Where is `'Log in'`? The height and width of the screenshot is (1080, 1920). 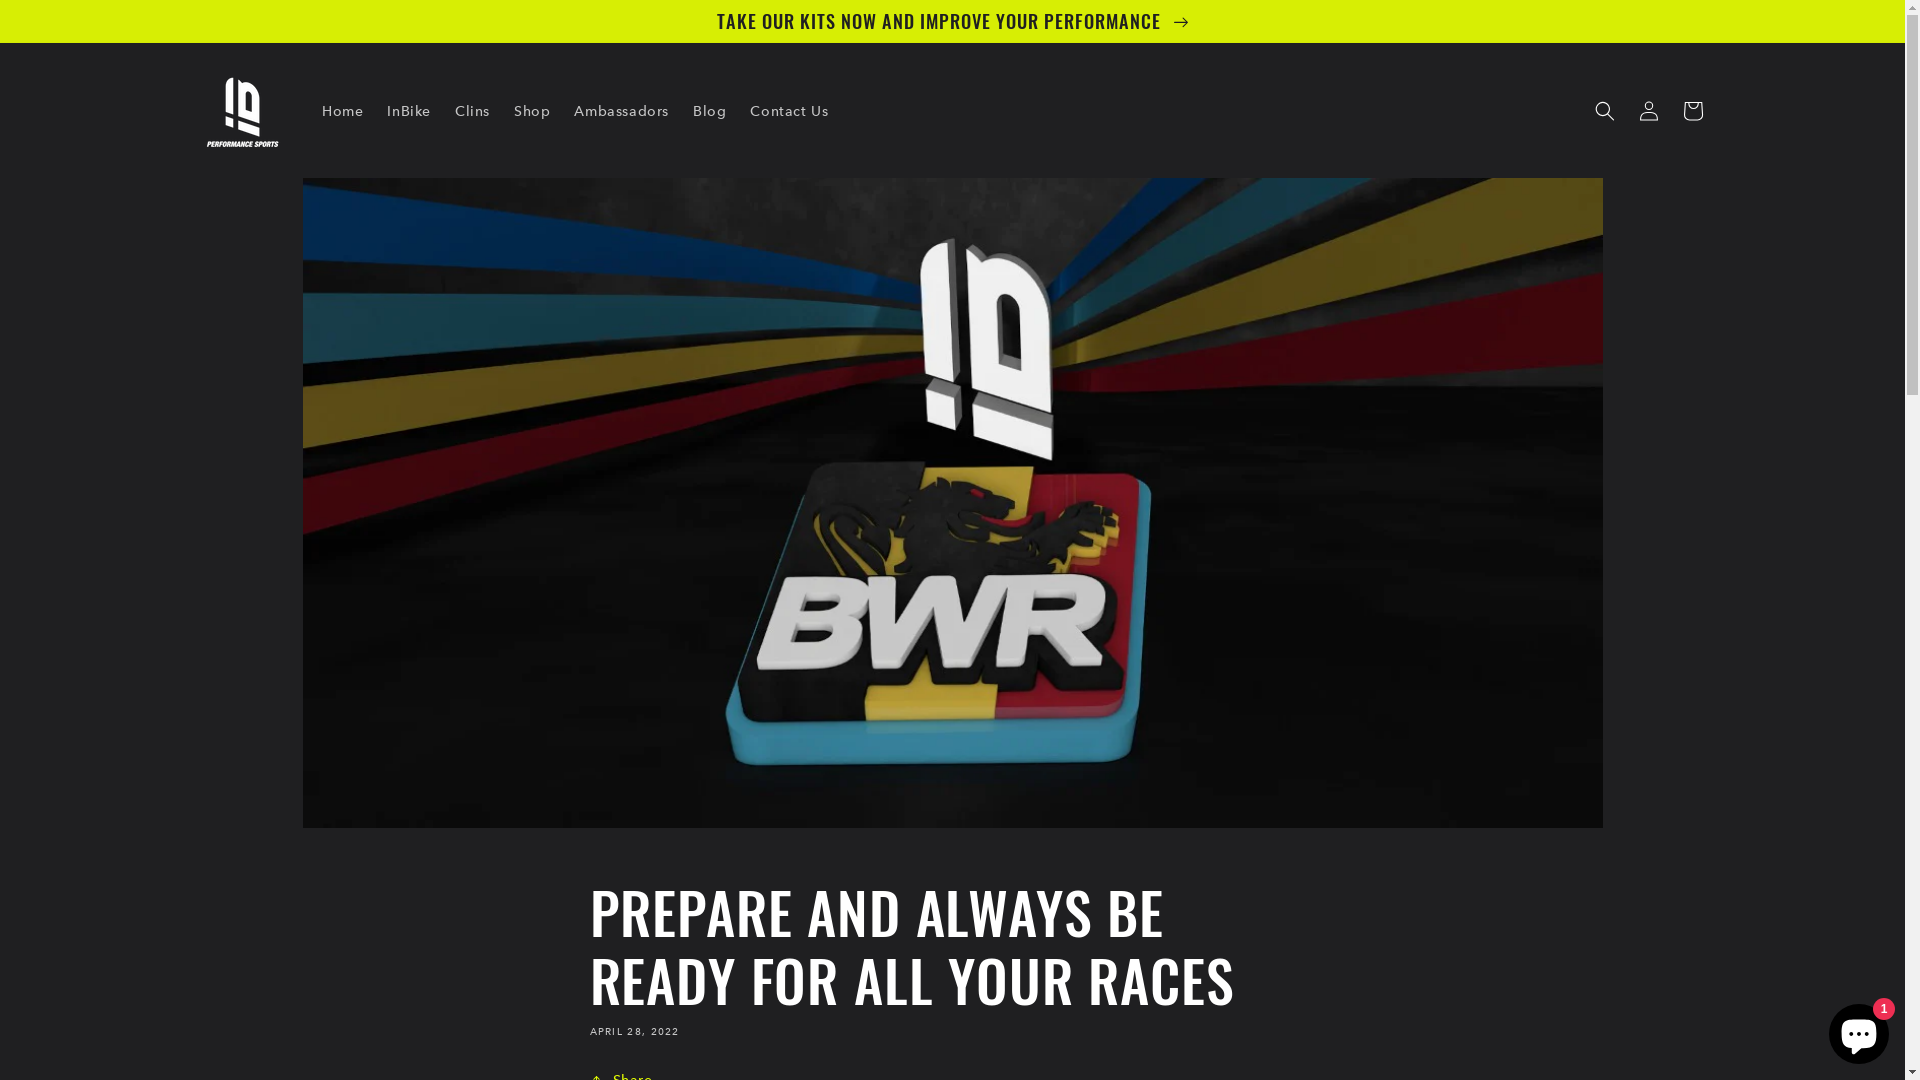
'Log in' is located at coordinates (1647, 111).